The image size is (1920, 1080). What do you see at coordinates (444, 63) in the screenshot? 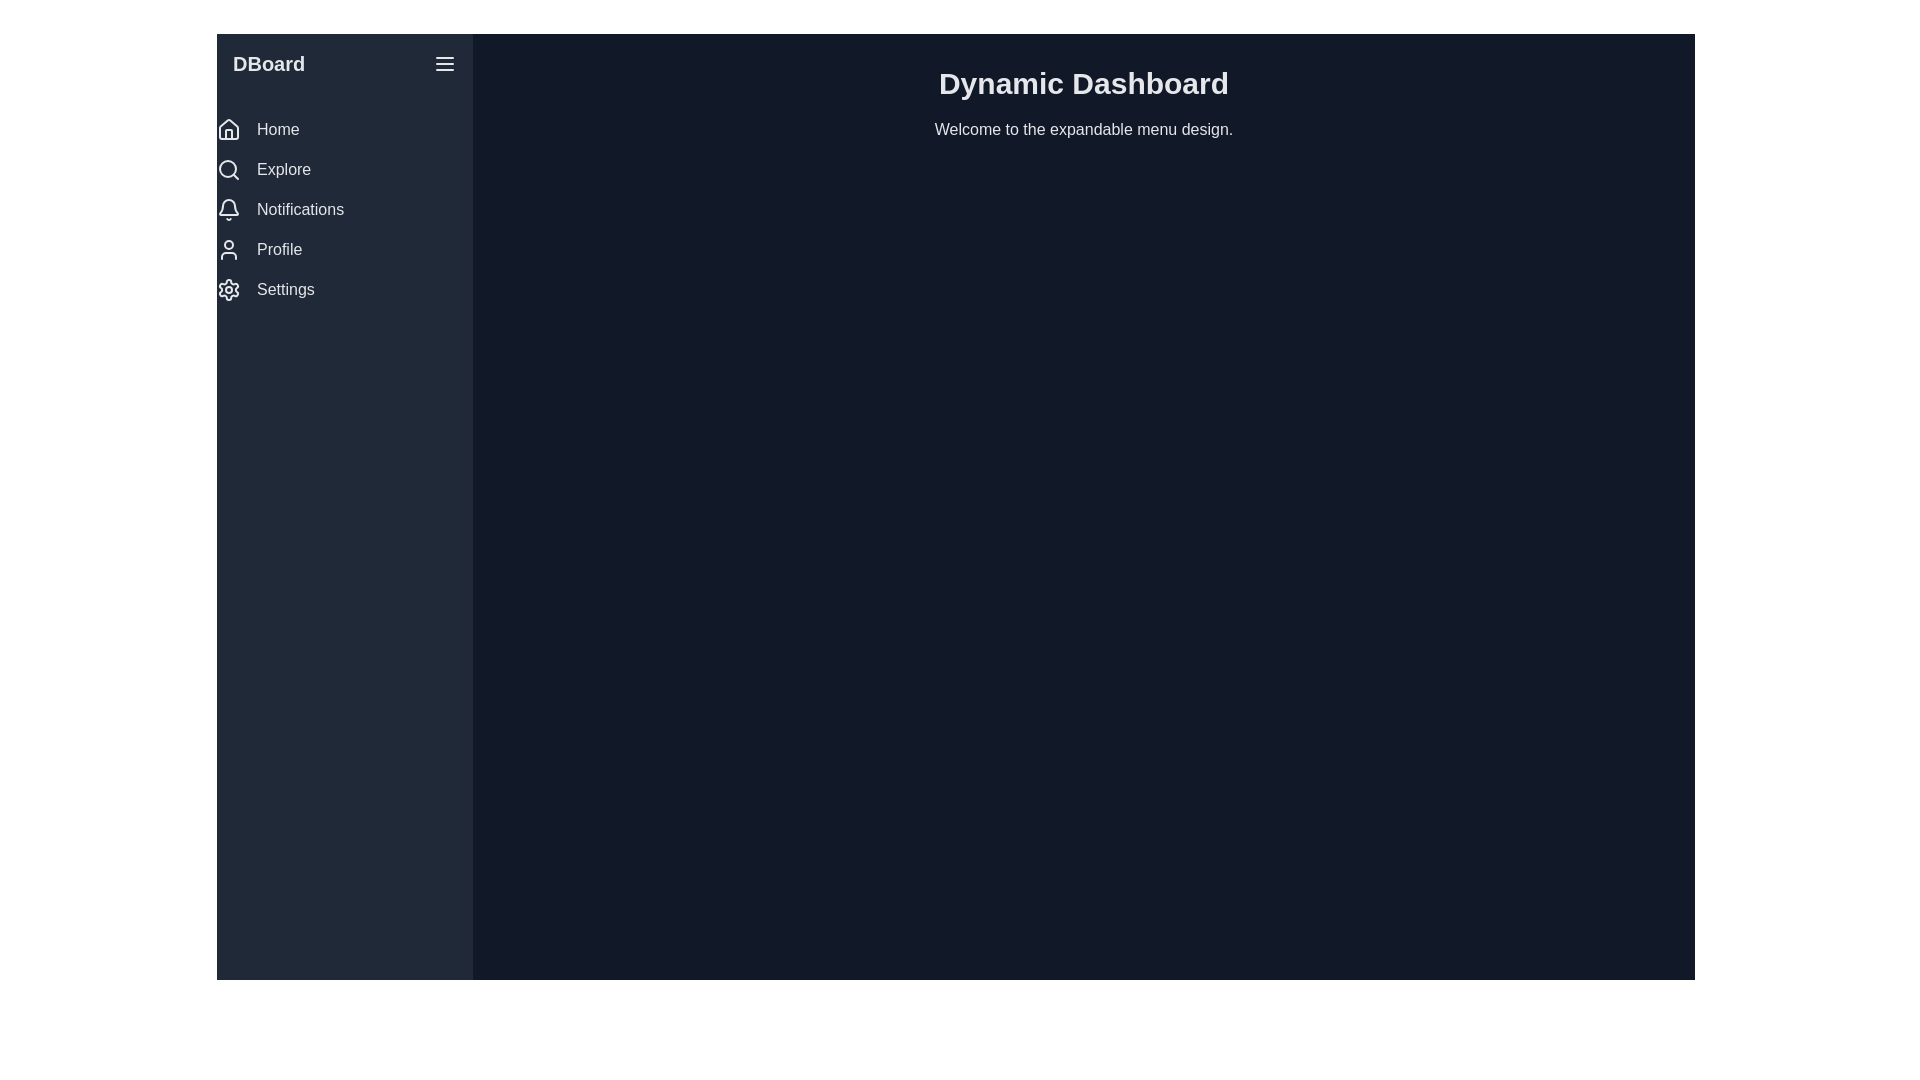
I see `the interactive button located at the top right corner of the panel, next to the label 'DBoard'` at bounding box center [444, 63].